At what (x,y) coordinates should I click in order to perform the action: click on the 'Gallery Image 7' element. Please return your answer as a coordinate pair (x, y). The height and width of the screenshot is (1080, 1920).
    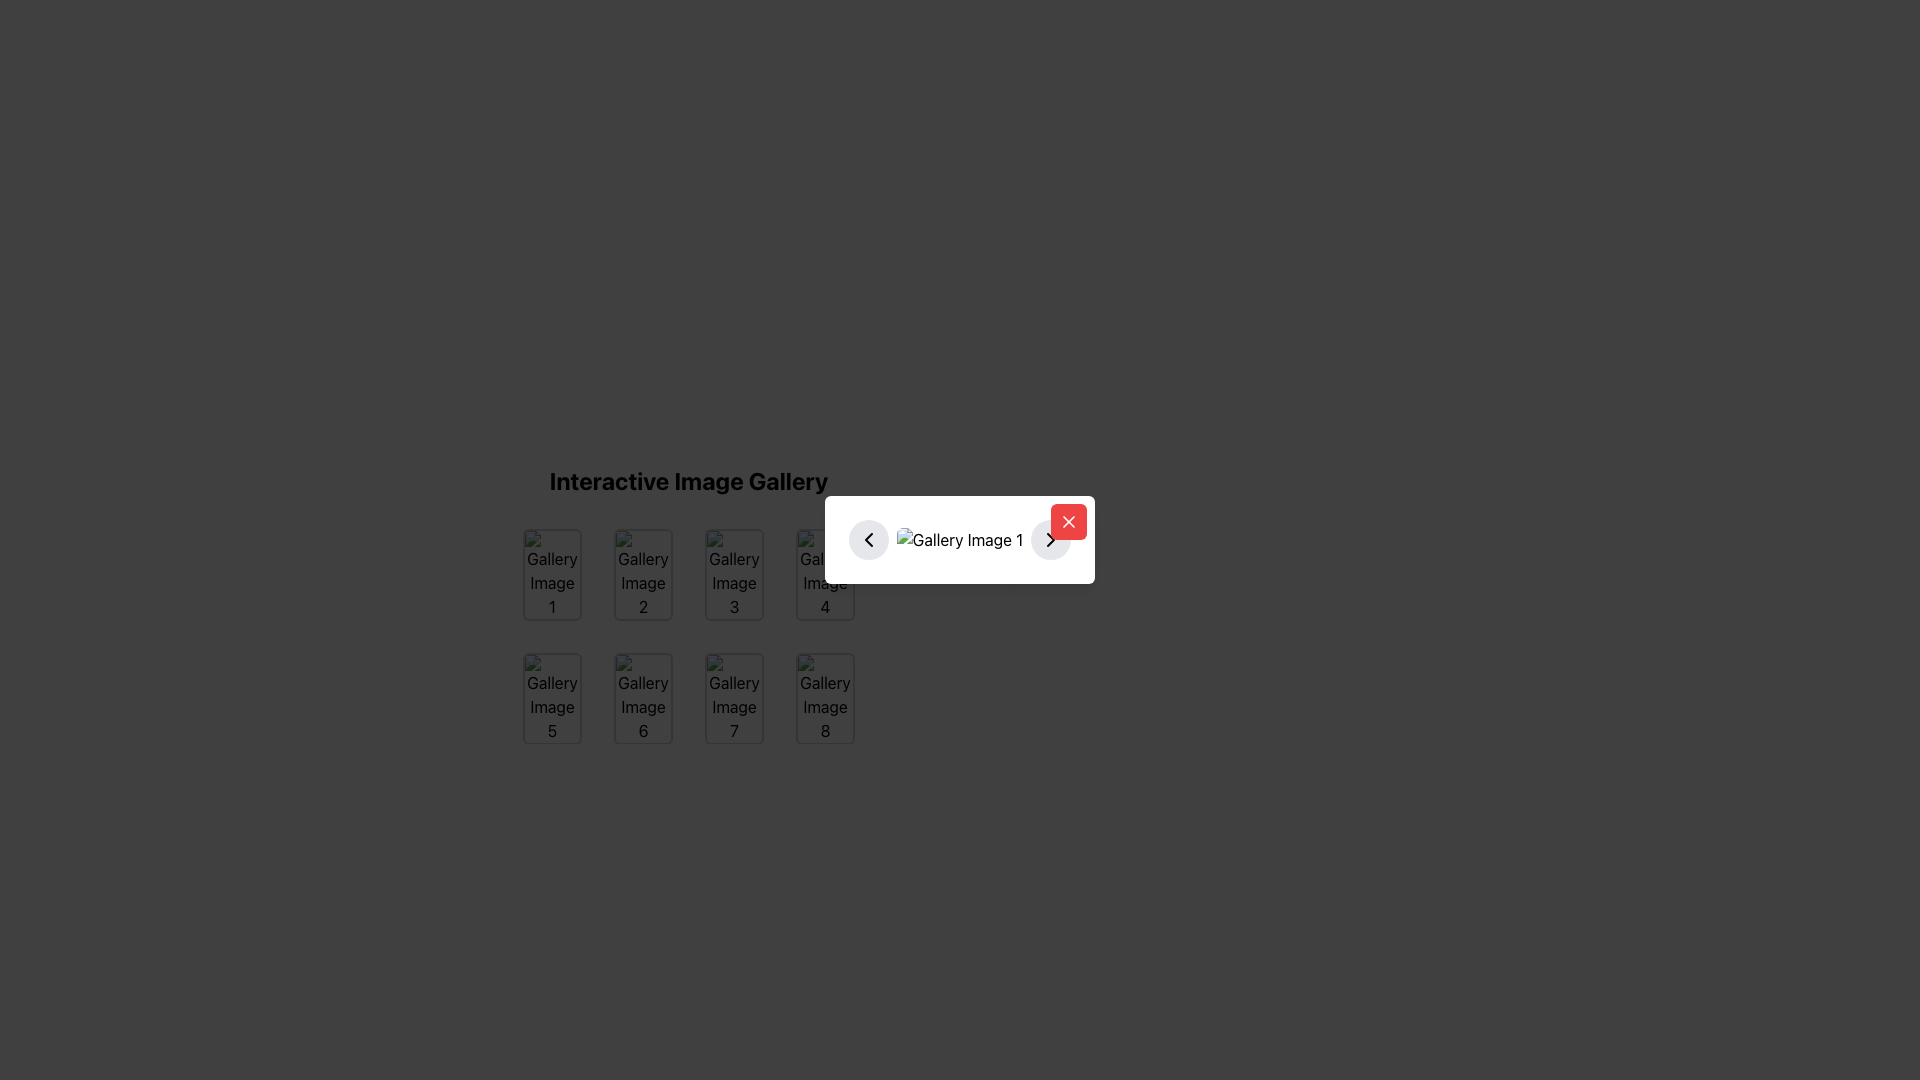
    Looking at the image, I should click on (733, 697).